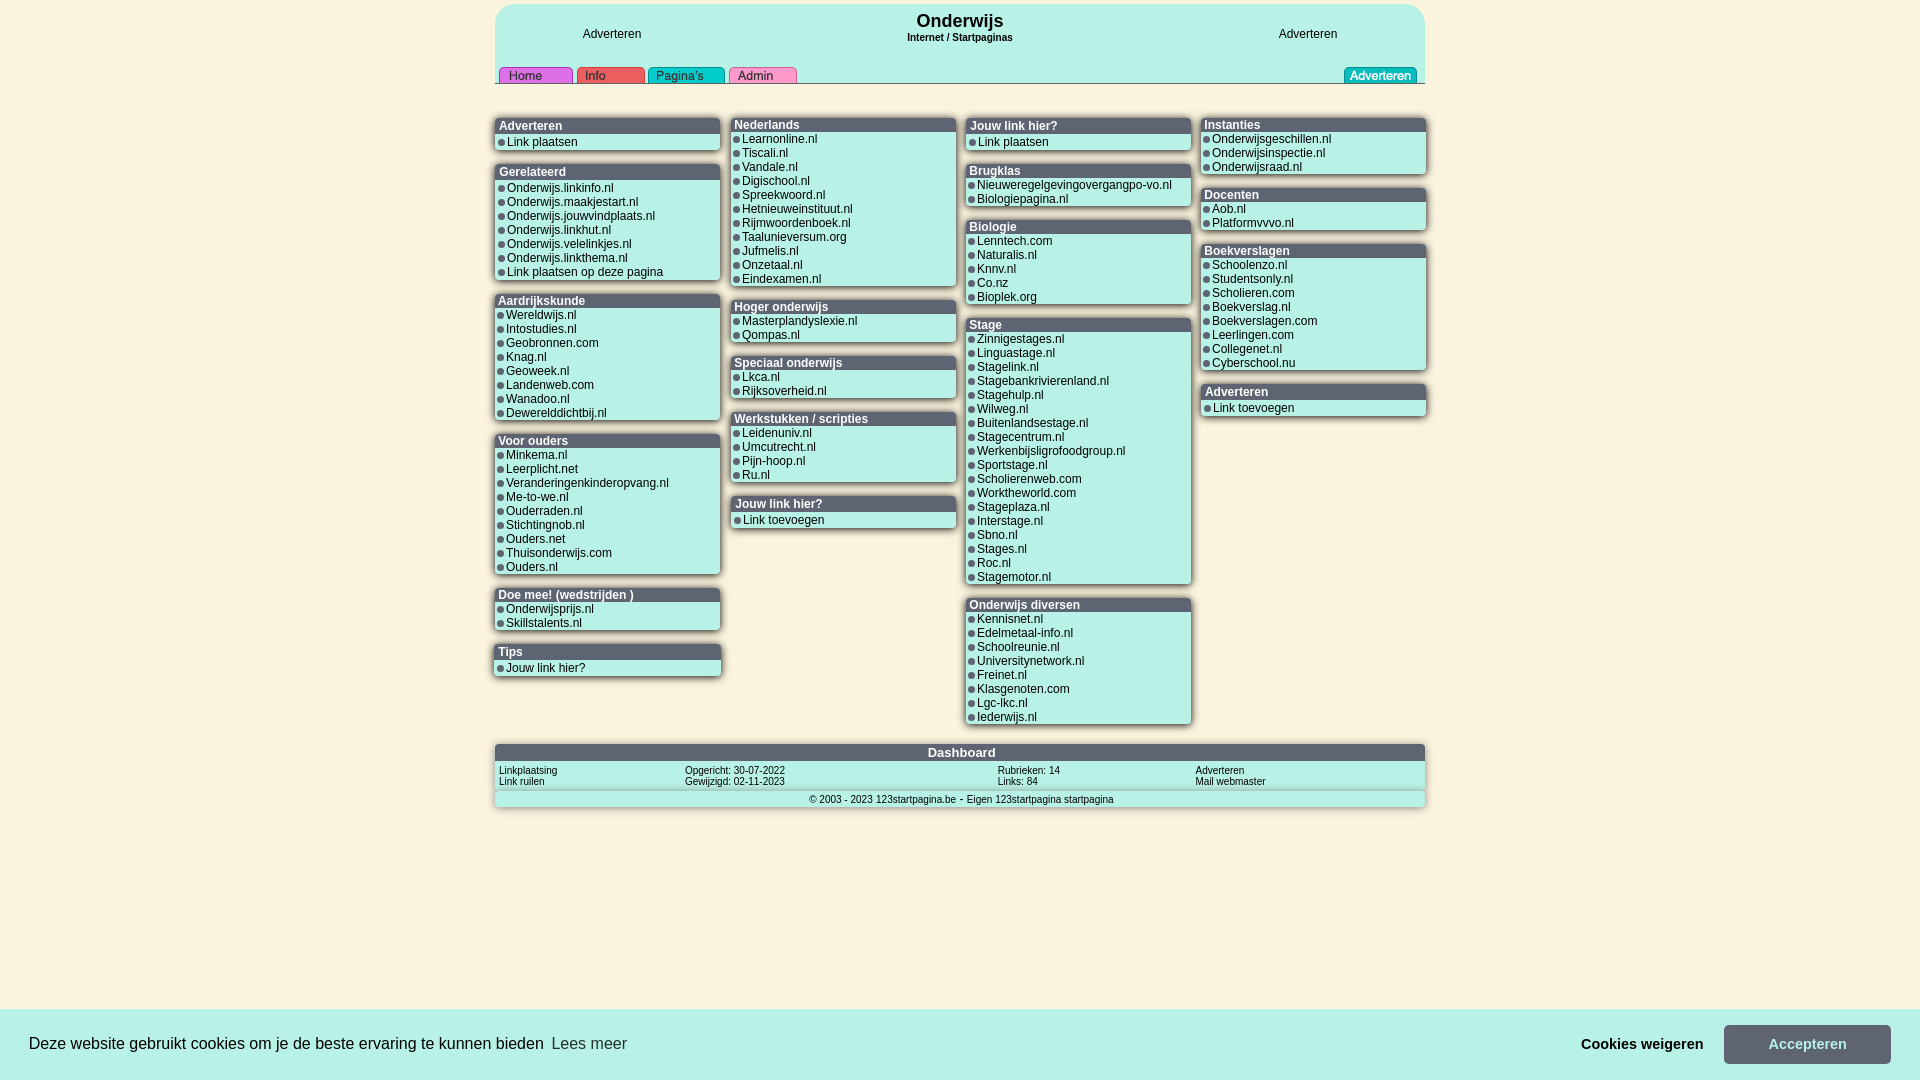  I want to click on 'Spreekwoord.nl', so click(782, 195).